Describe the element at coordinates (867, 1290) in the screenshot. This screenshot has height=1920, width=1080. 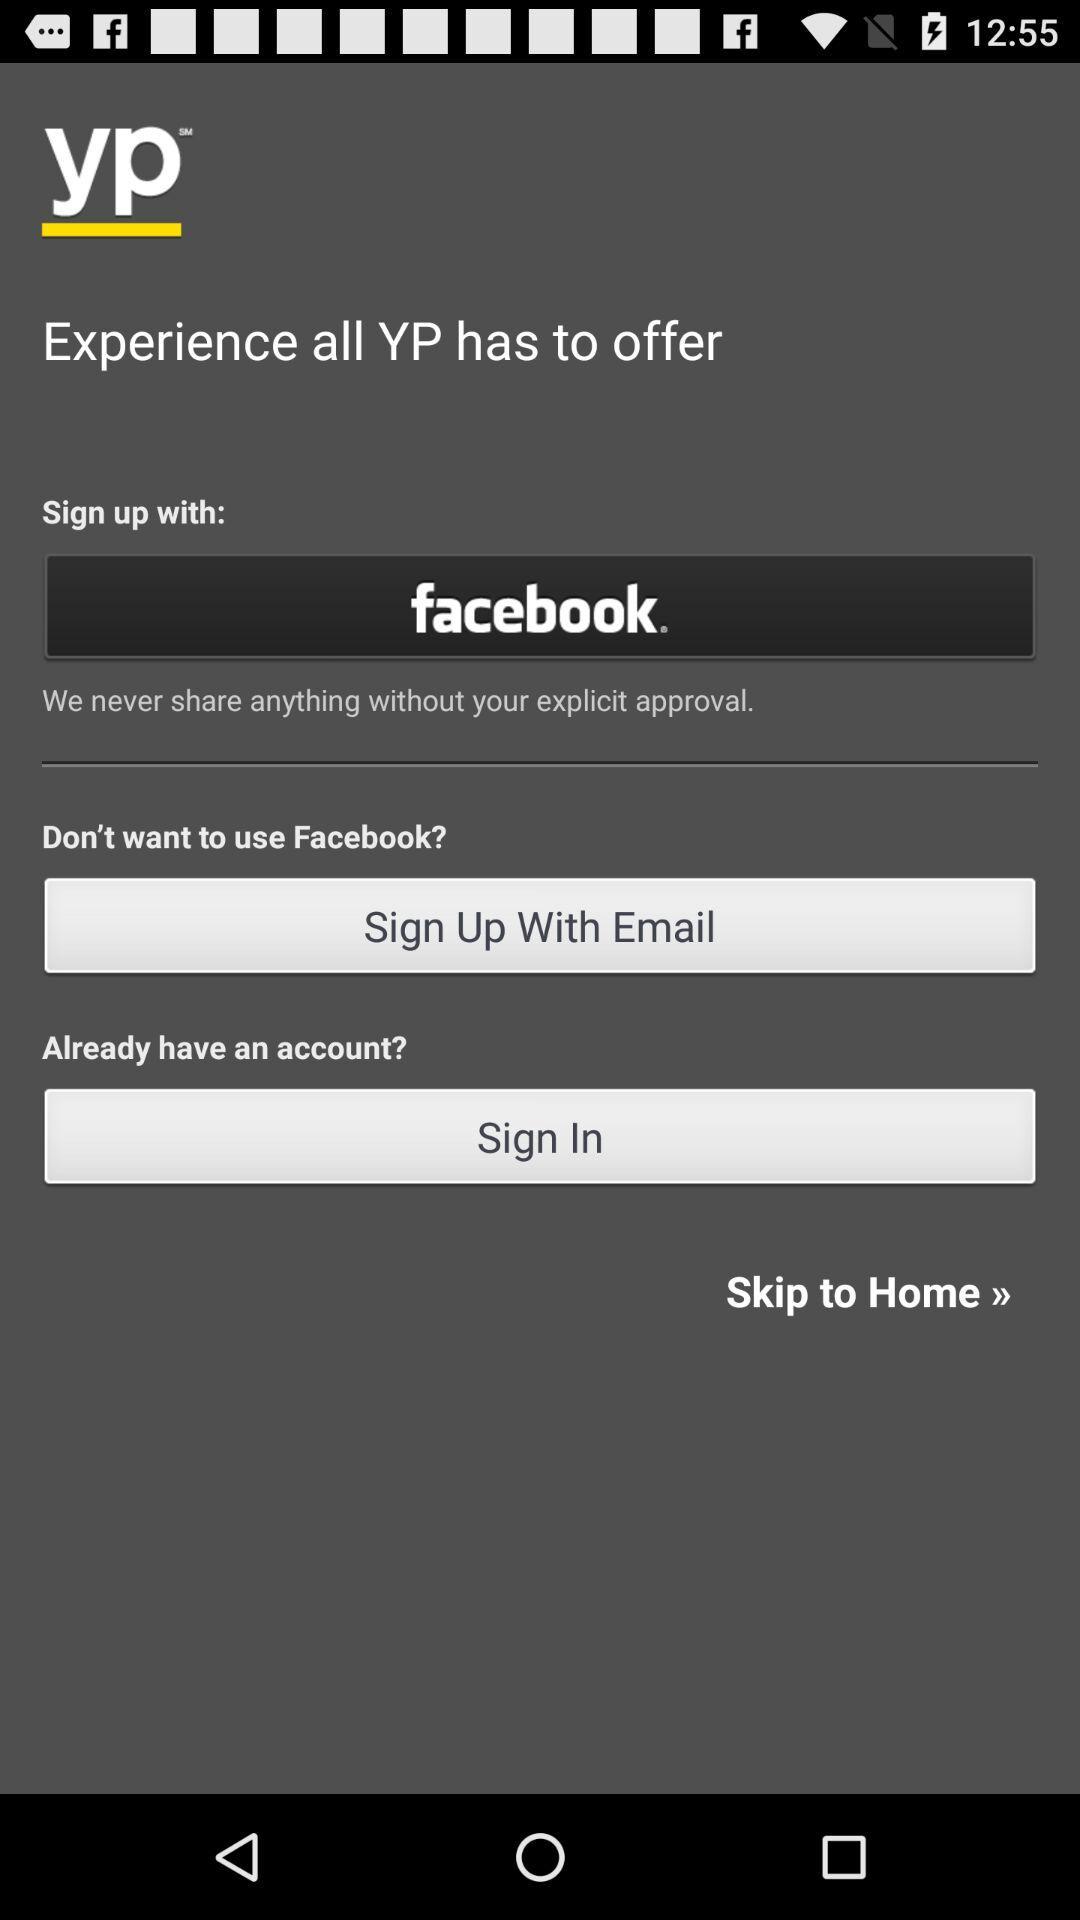
I see `the icon at the bottom right corner` at that location.